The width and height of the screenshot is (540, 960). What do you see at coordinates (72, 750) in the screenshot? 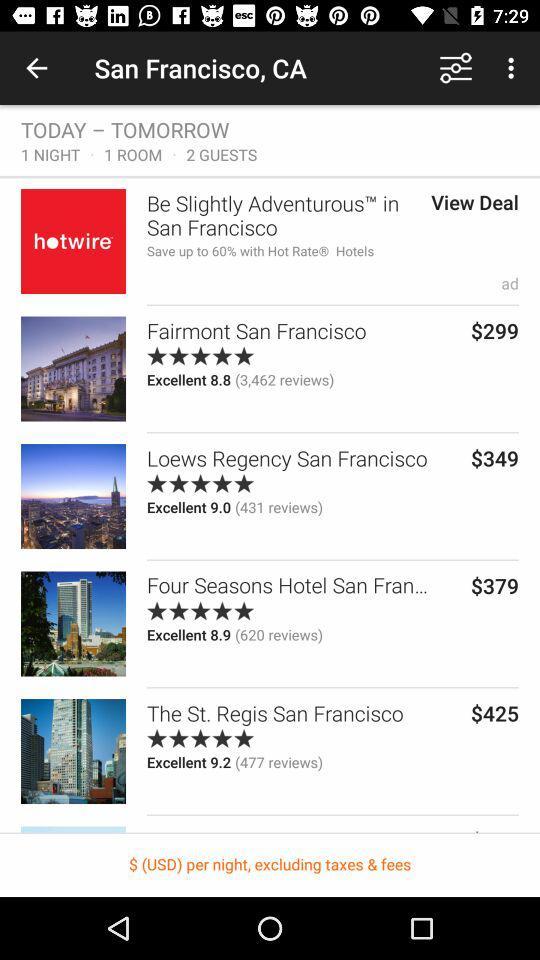
I see `the last image` at bounding box center [72, 750].